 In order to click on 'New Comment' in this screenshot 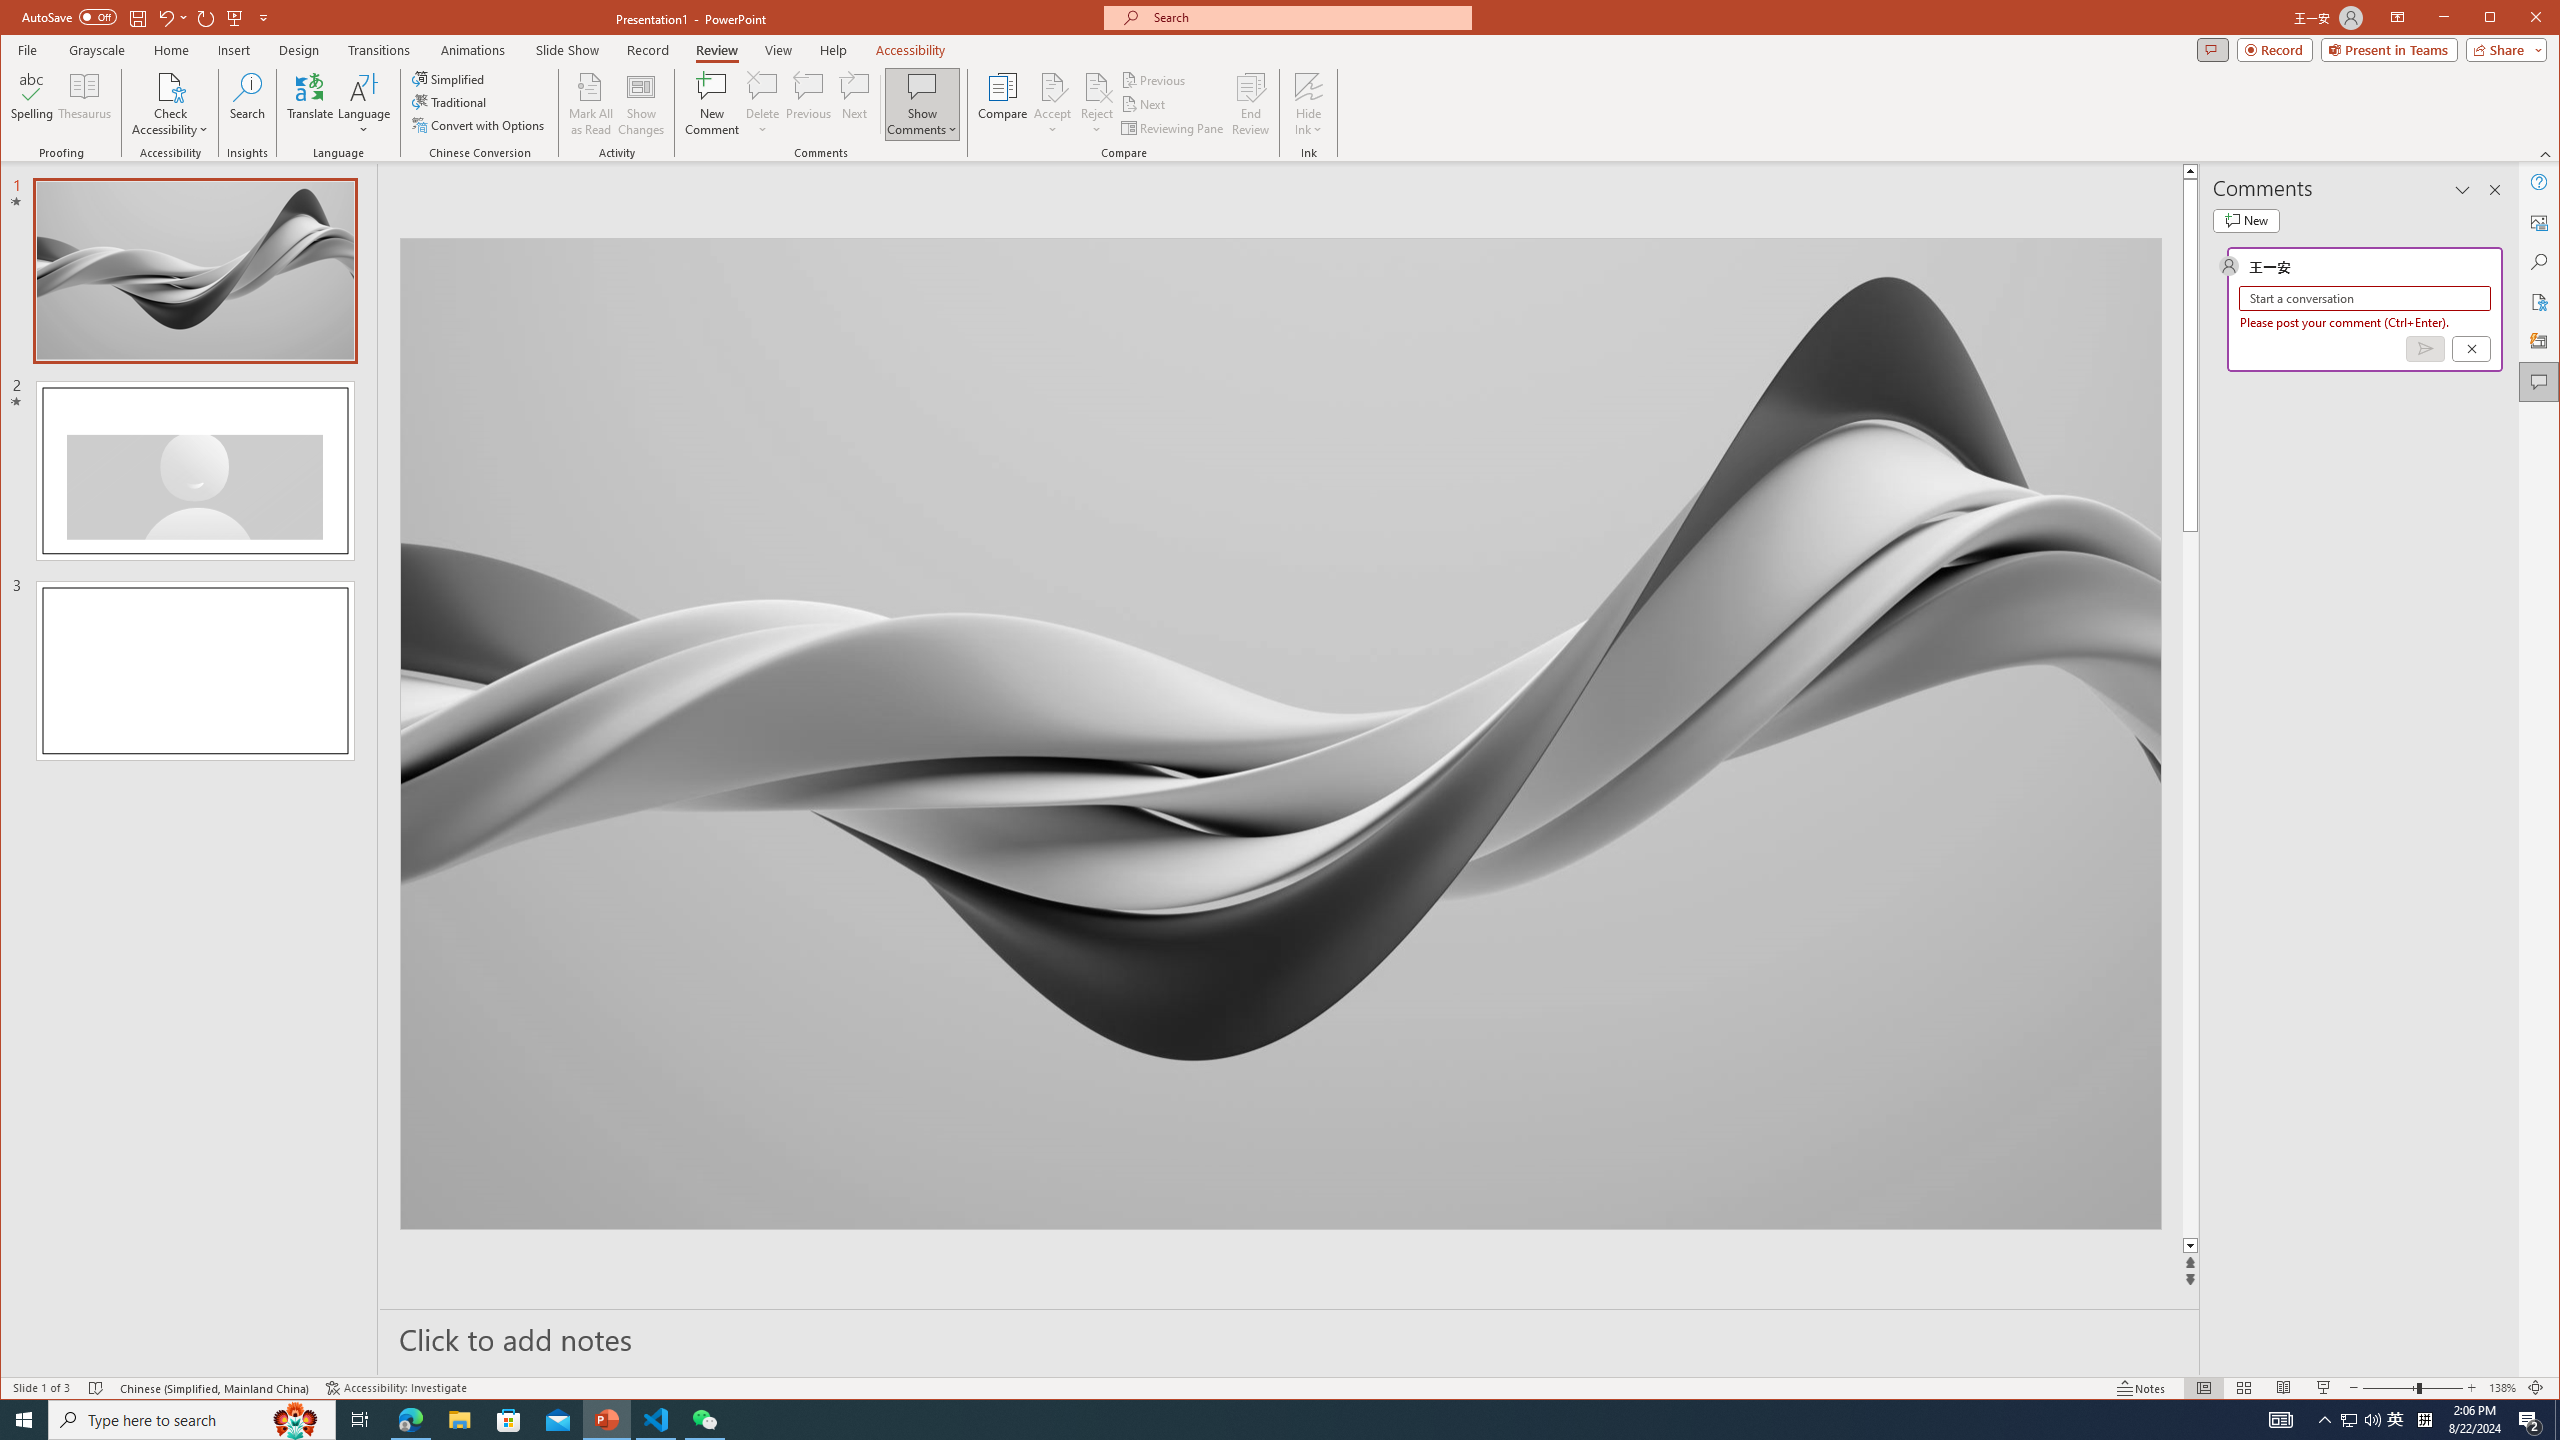, I will do `click(712, 103)`.